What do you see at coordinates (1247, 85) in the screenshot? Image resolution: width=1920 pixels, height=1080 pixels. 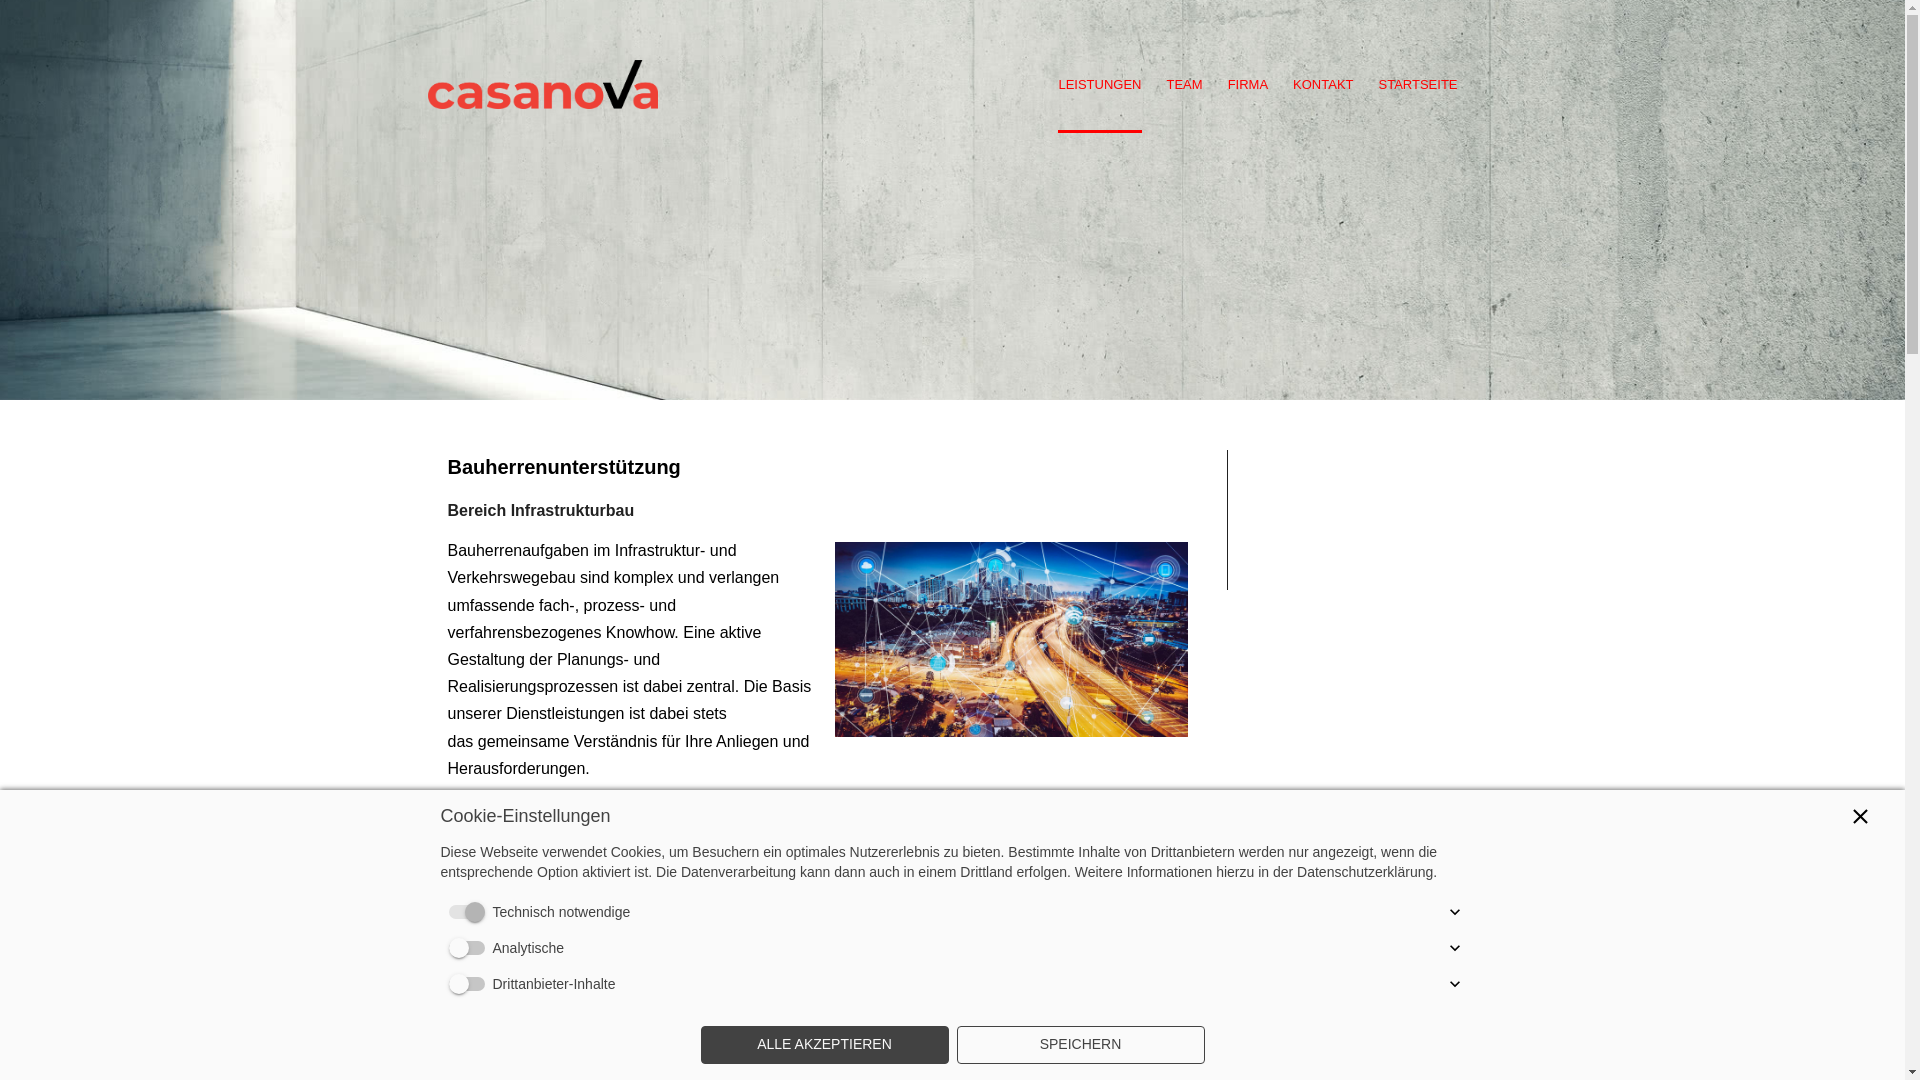 I see `'FIRMA'` at bounding box center [1247, 85].